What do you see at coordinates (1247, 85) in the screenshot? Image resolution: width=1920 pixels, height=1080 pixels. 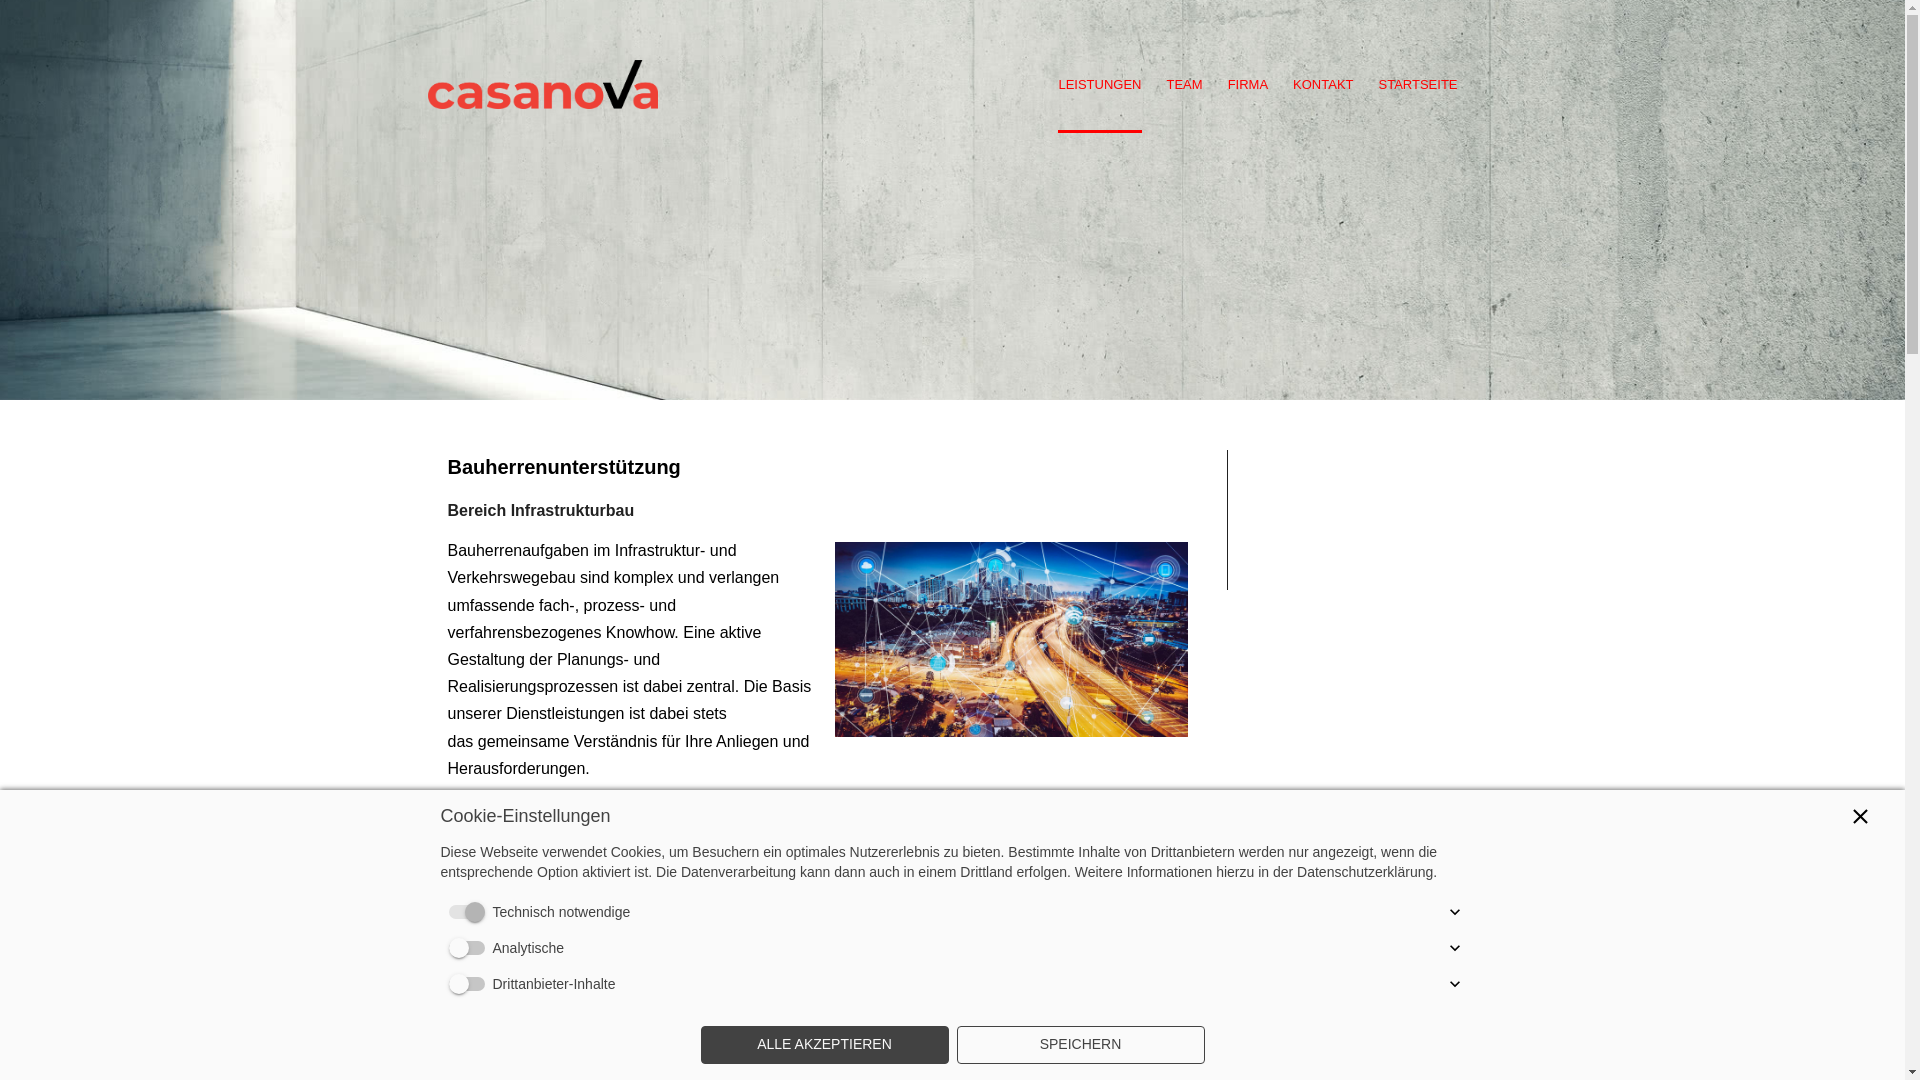 I see `'FIRMA'` at bounding box center [1247, 85].